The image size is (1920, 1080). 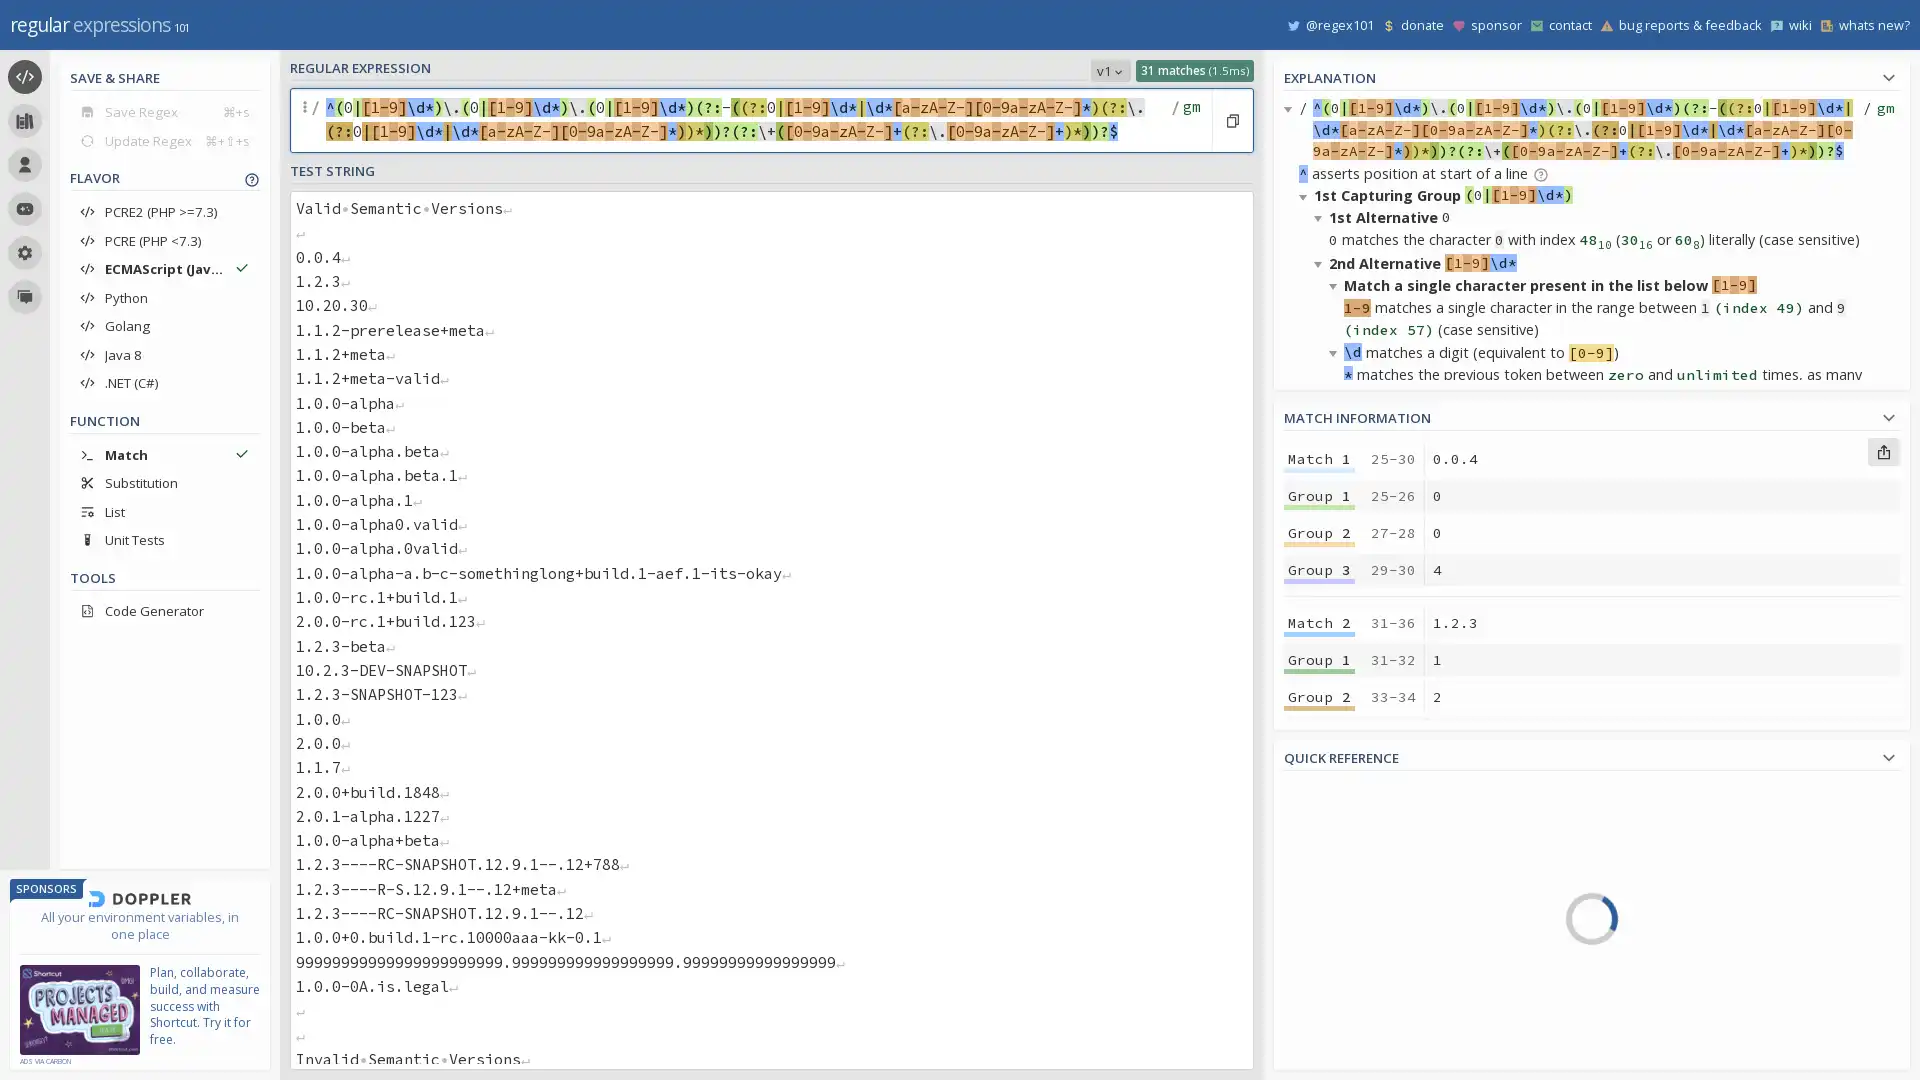 What do you see at coordinates (1377, 1001) in the screenshot?
I see `Group Constructs` at bounding box center [1377, 1001].